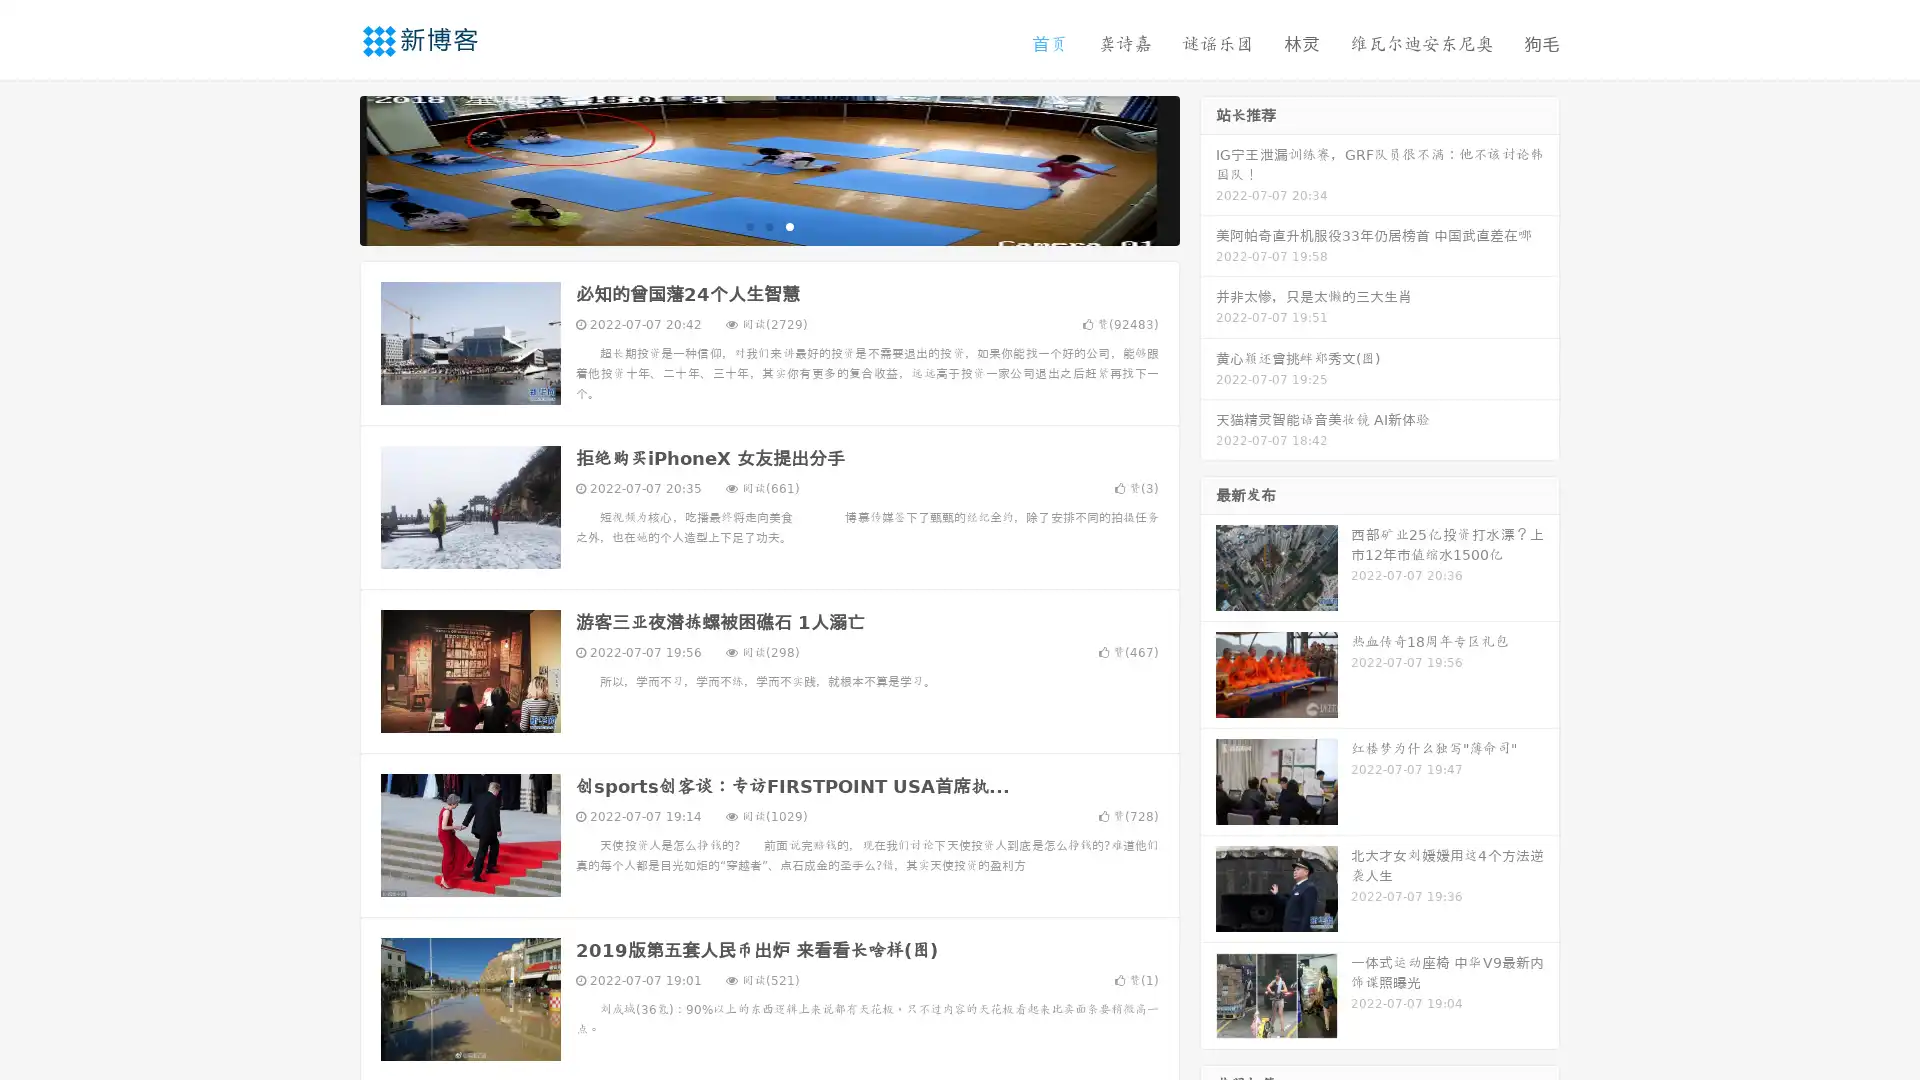  What do you see at coordinates (789, 225) in the screenshot?
I see `Go to slide 3` at bounding box center [789, 225].